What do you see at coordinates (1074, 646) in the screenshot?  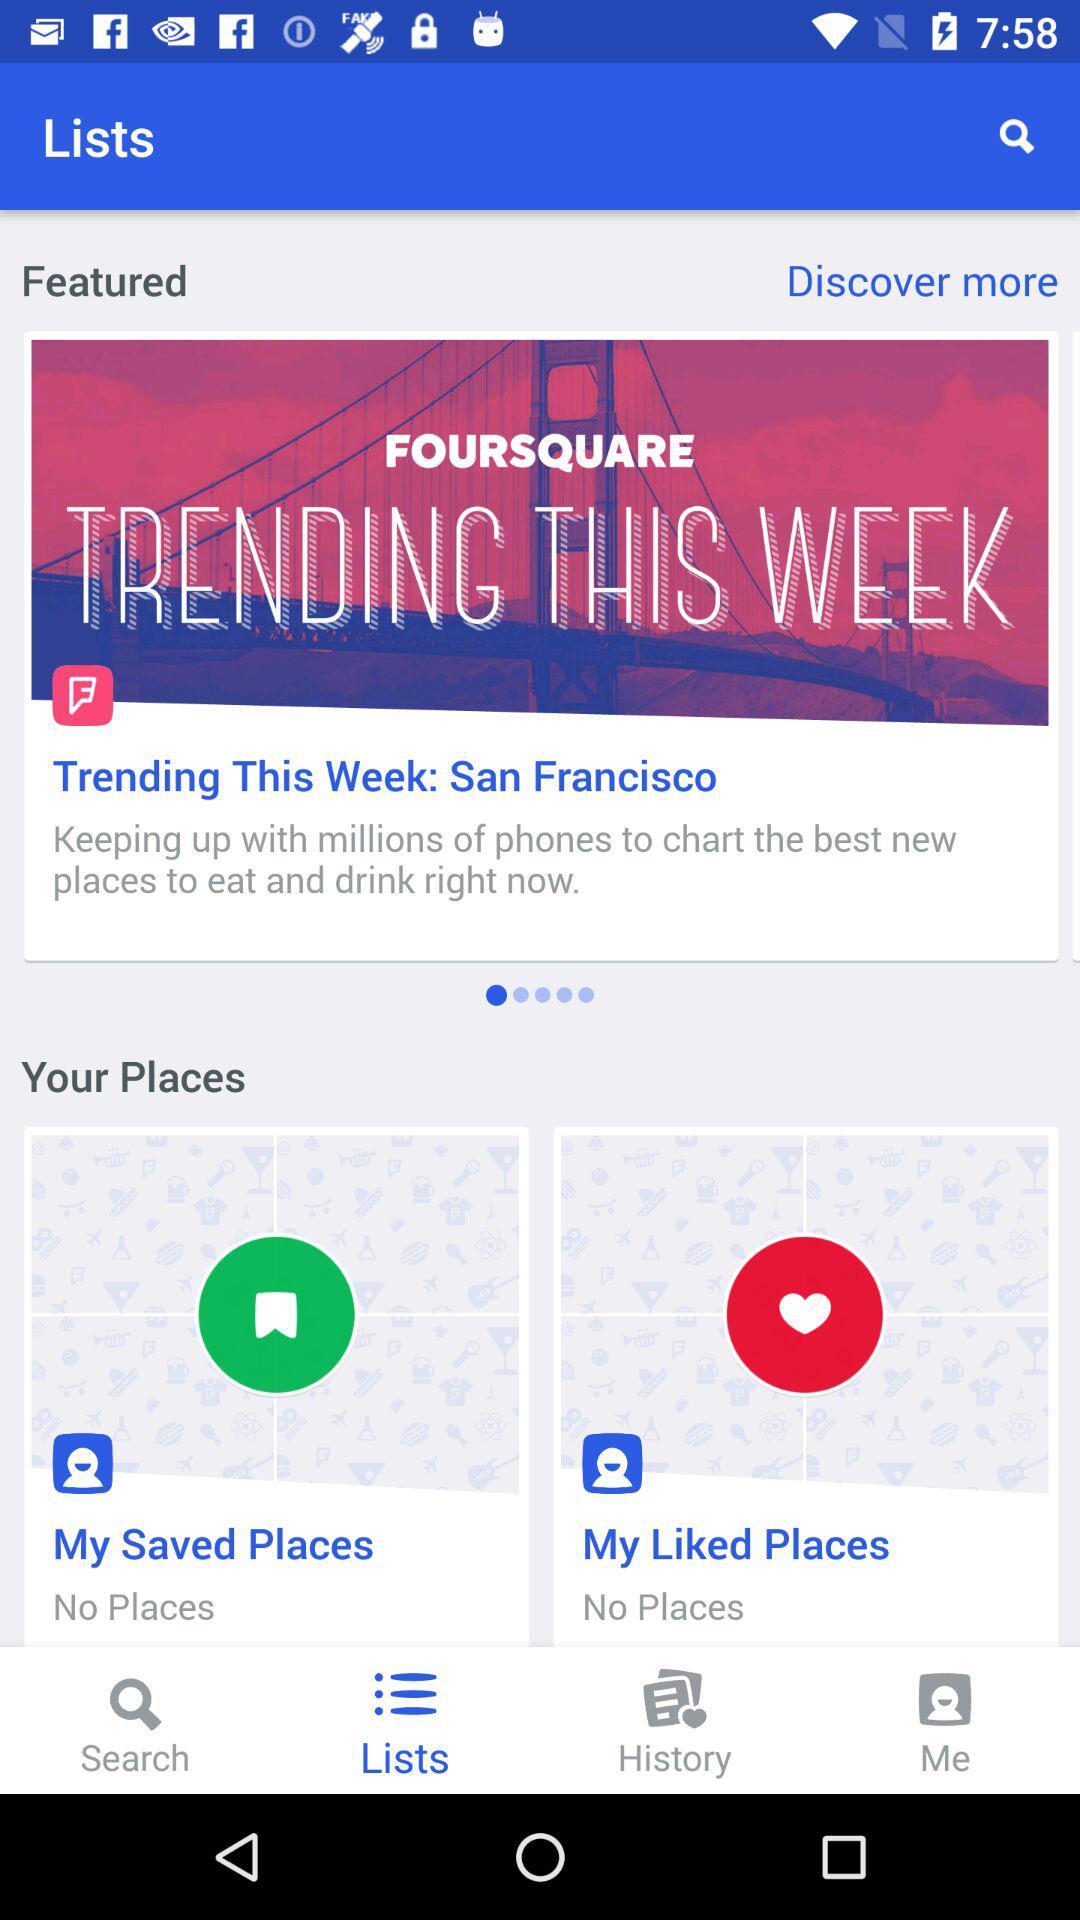 I see `scroll bar` at bounding box center [1074, 646].